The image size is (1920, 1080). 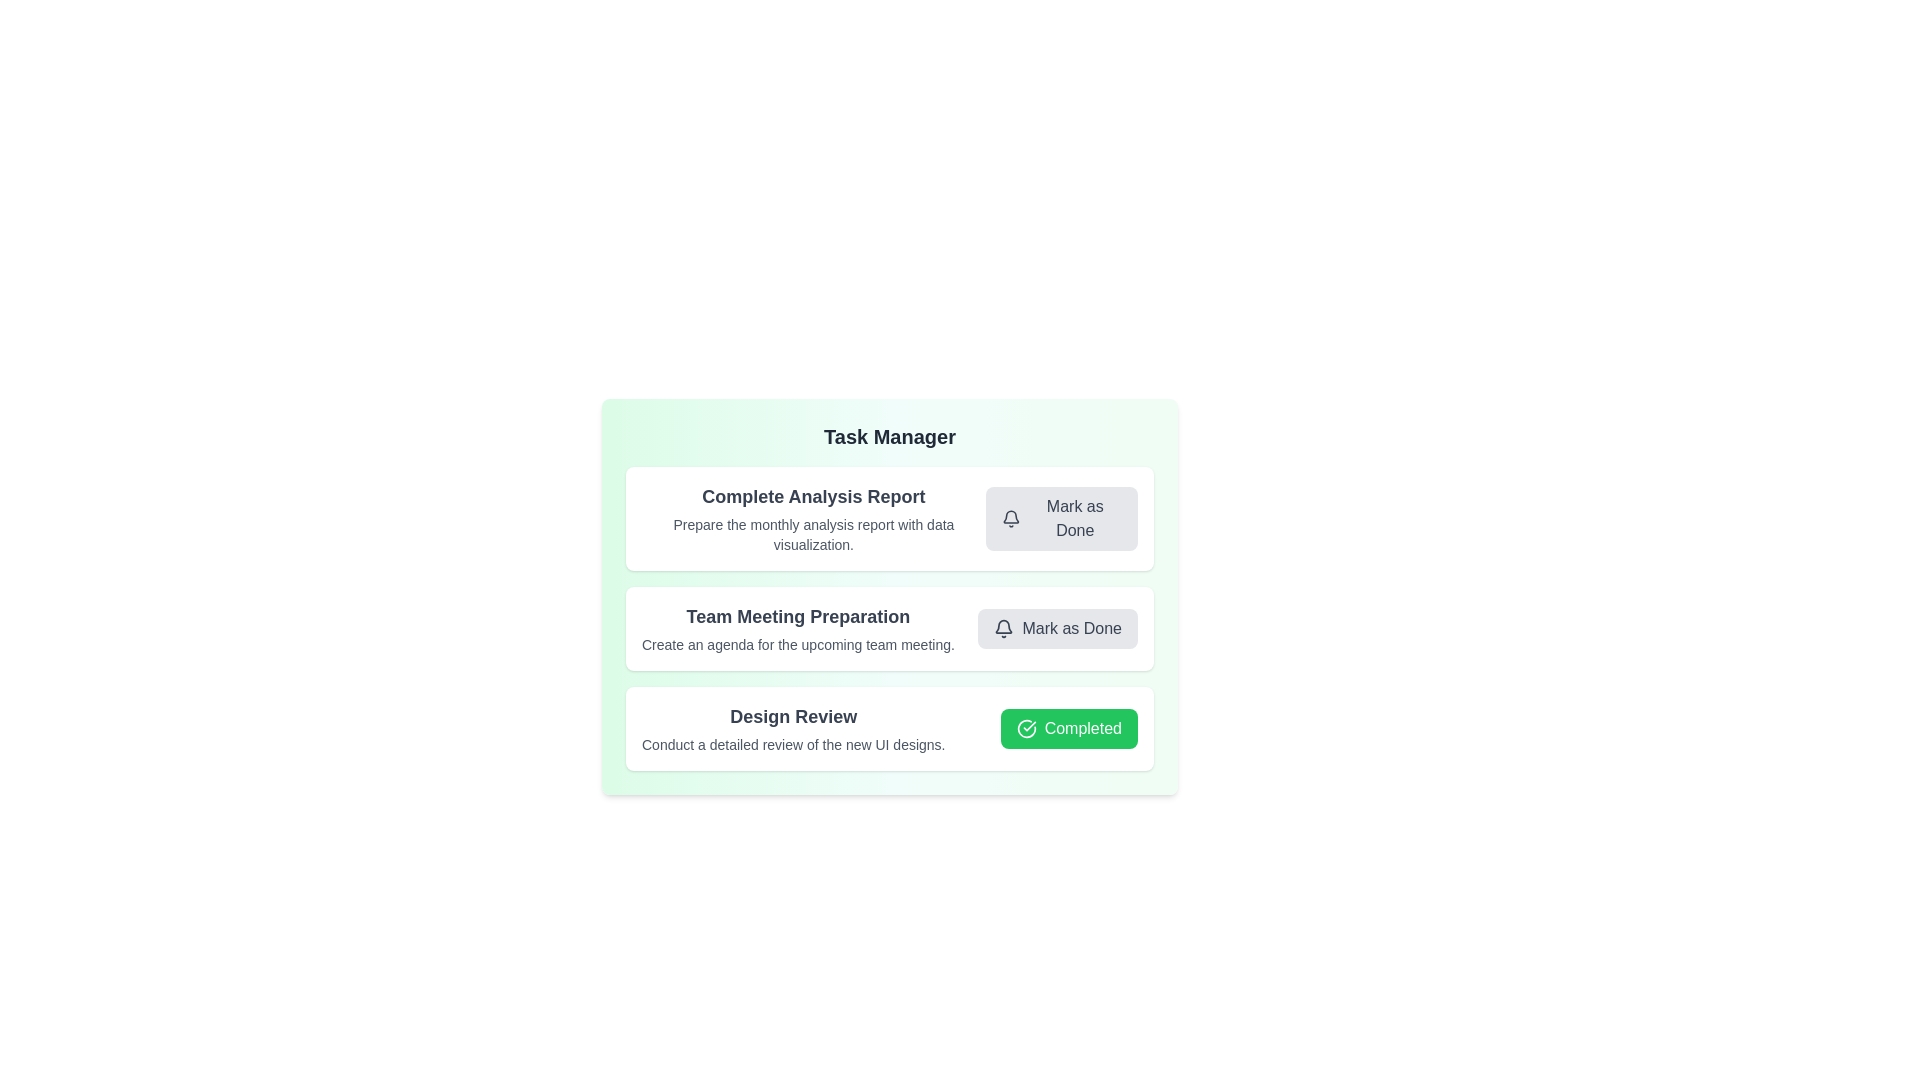 I want to click on the details of the task titled Design Review, so click(x=792, y=716).